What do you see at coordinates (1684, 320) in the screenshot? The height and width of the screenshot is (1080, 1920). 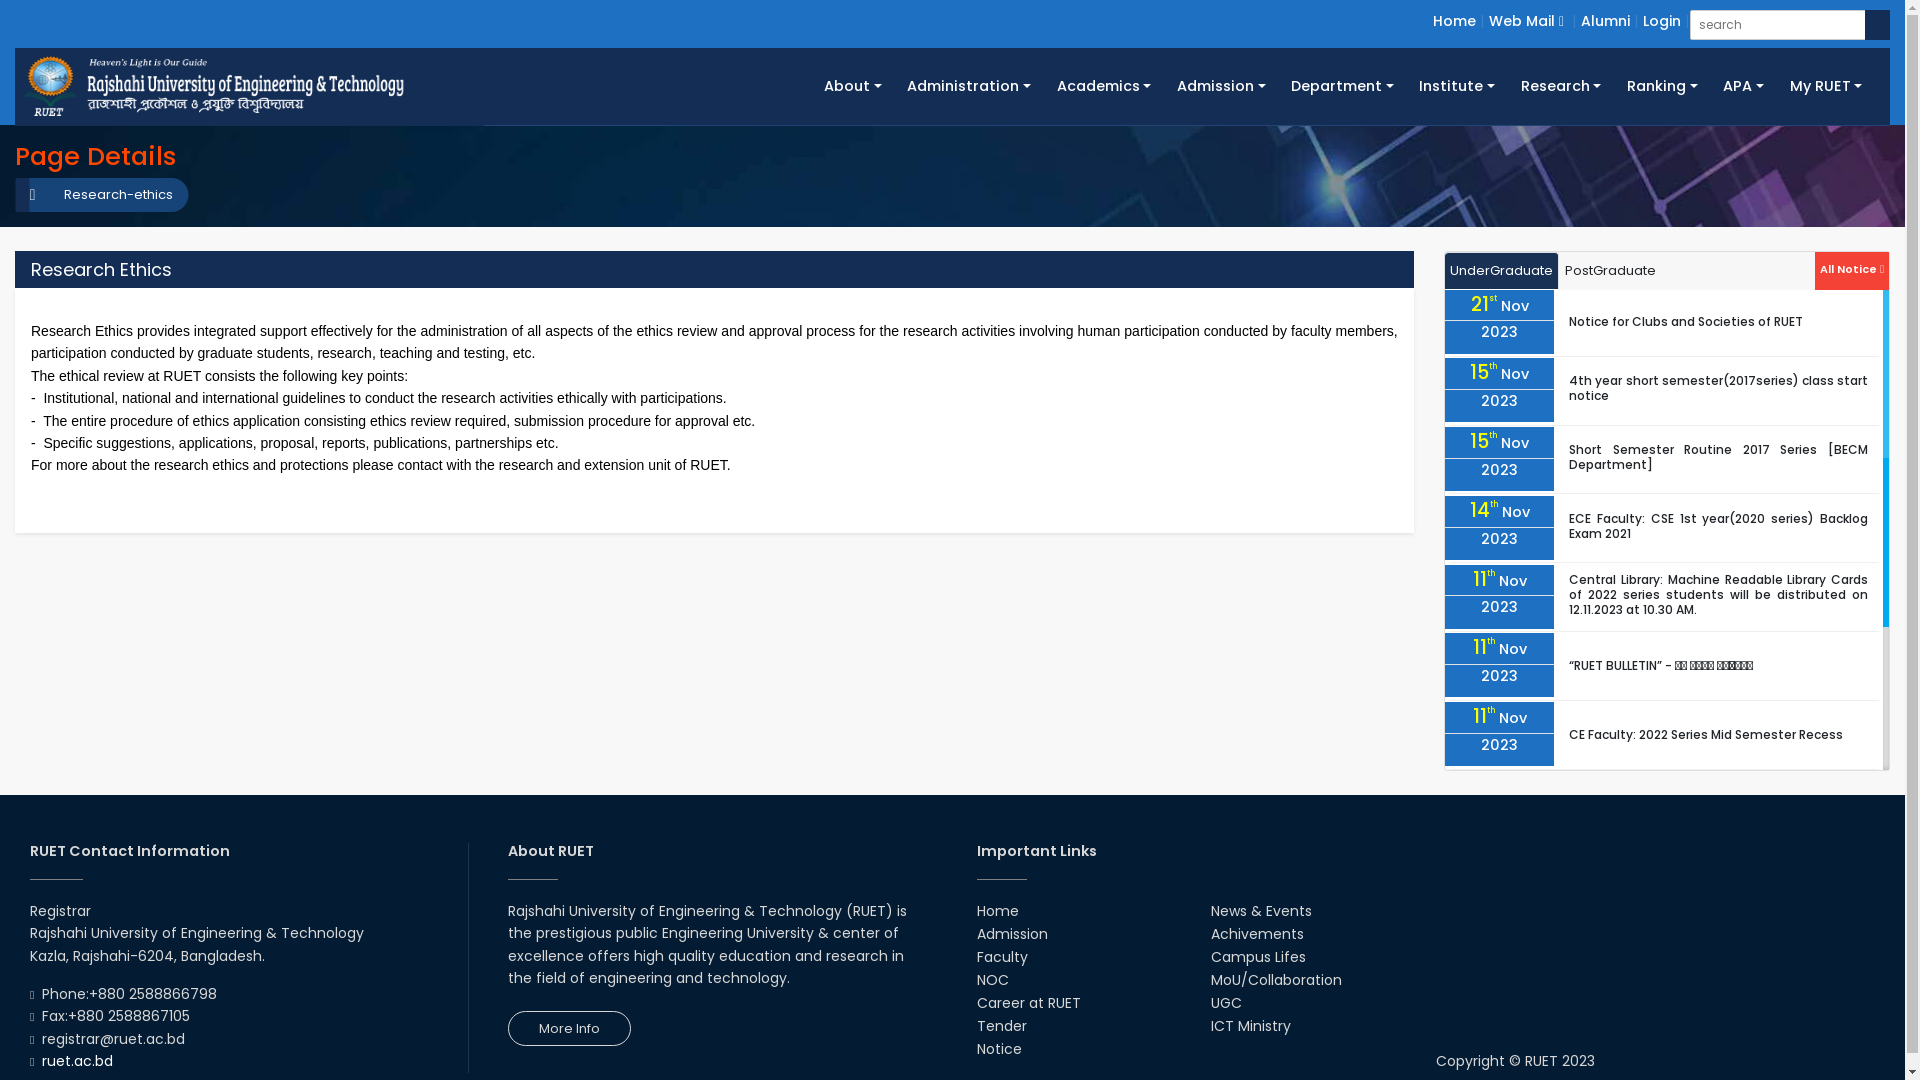 I see `'Notice for Clubs and Societies of RUET'` at bounding box center [1684, 320].